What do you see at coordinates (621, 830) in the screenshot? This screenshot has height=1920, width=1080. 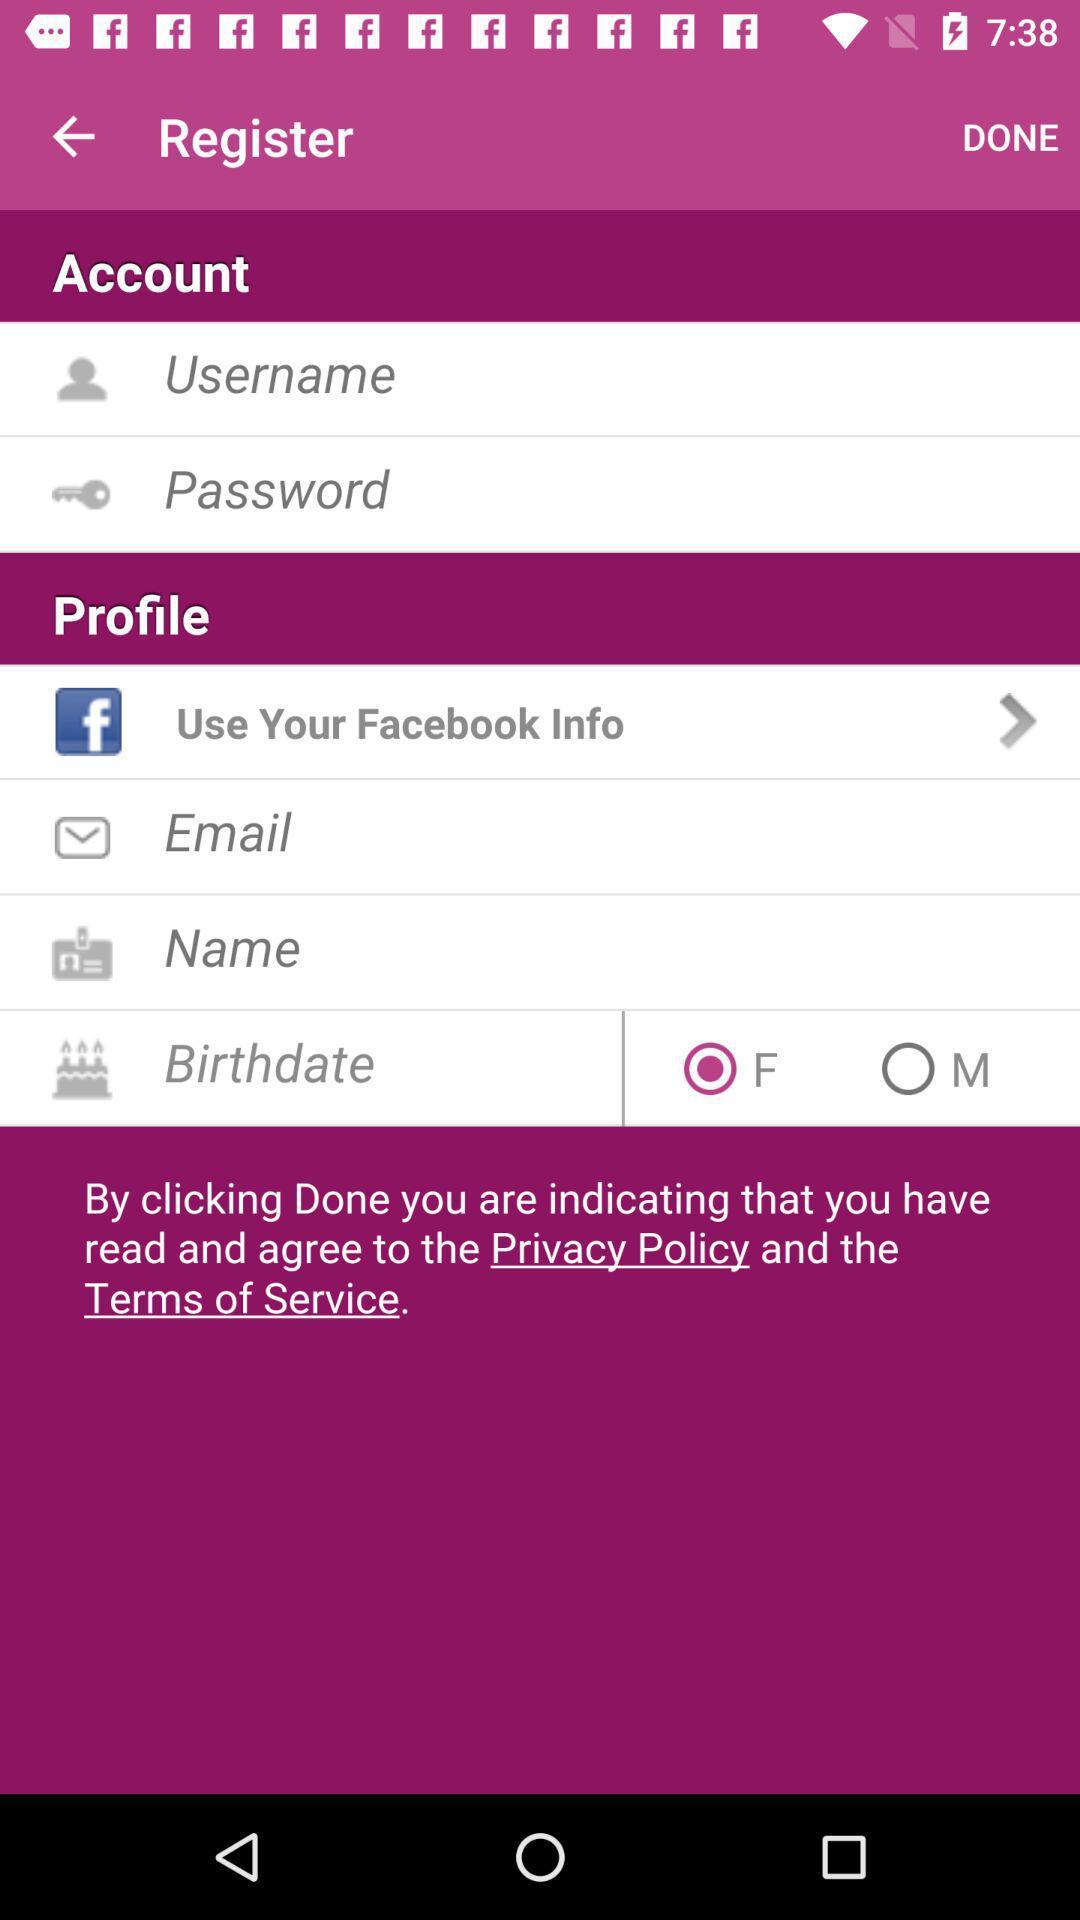 I see `email` at bounding box center [621, 830].